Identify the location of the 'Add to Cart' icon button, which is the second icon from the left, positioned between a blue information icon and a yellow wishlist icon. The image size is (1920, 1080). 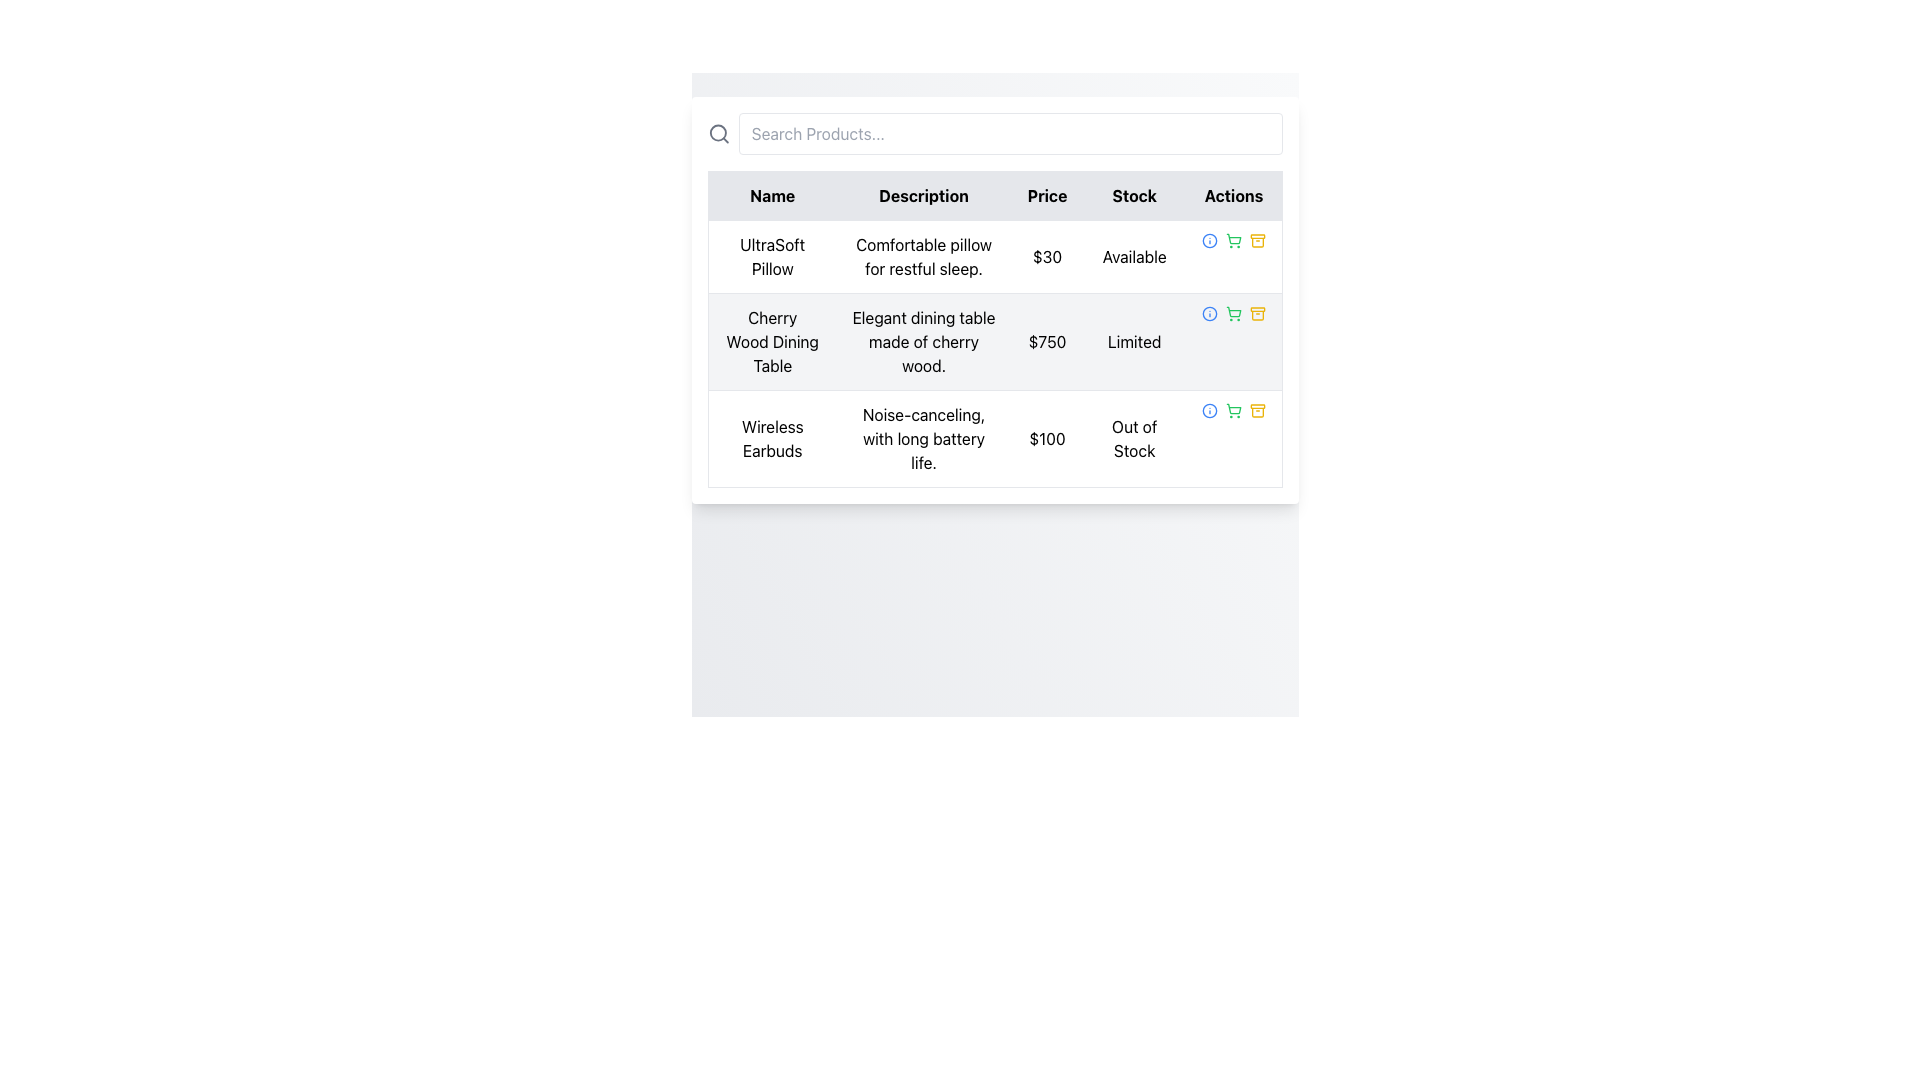
(1232, 313).